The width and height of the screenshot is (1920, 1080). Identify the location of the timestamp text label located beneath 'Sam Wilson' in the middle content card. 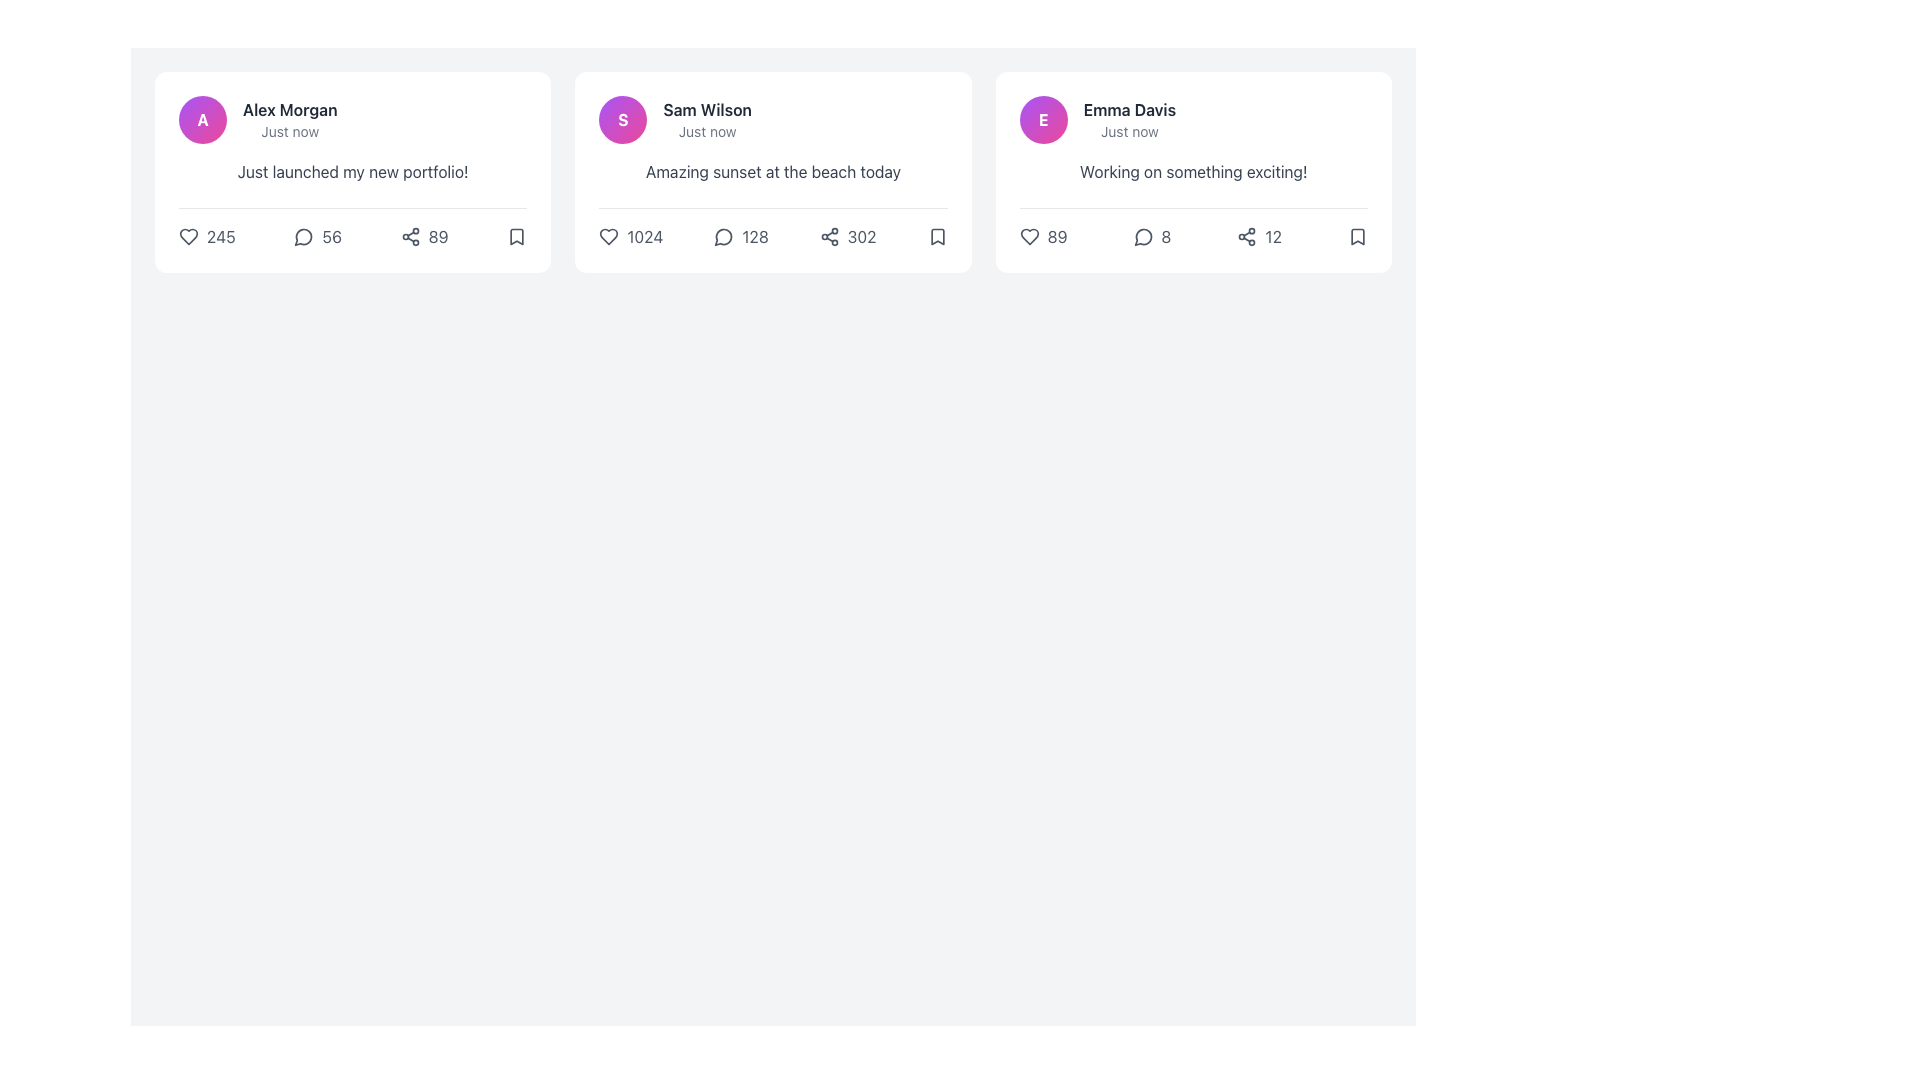
(707, 131).